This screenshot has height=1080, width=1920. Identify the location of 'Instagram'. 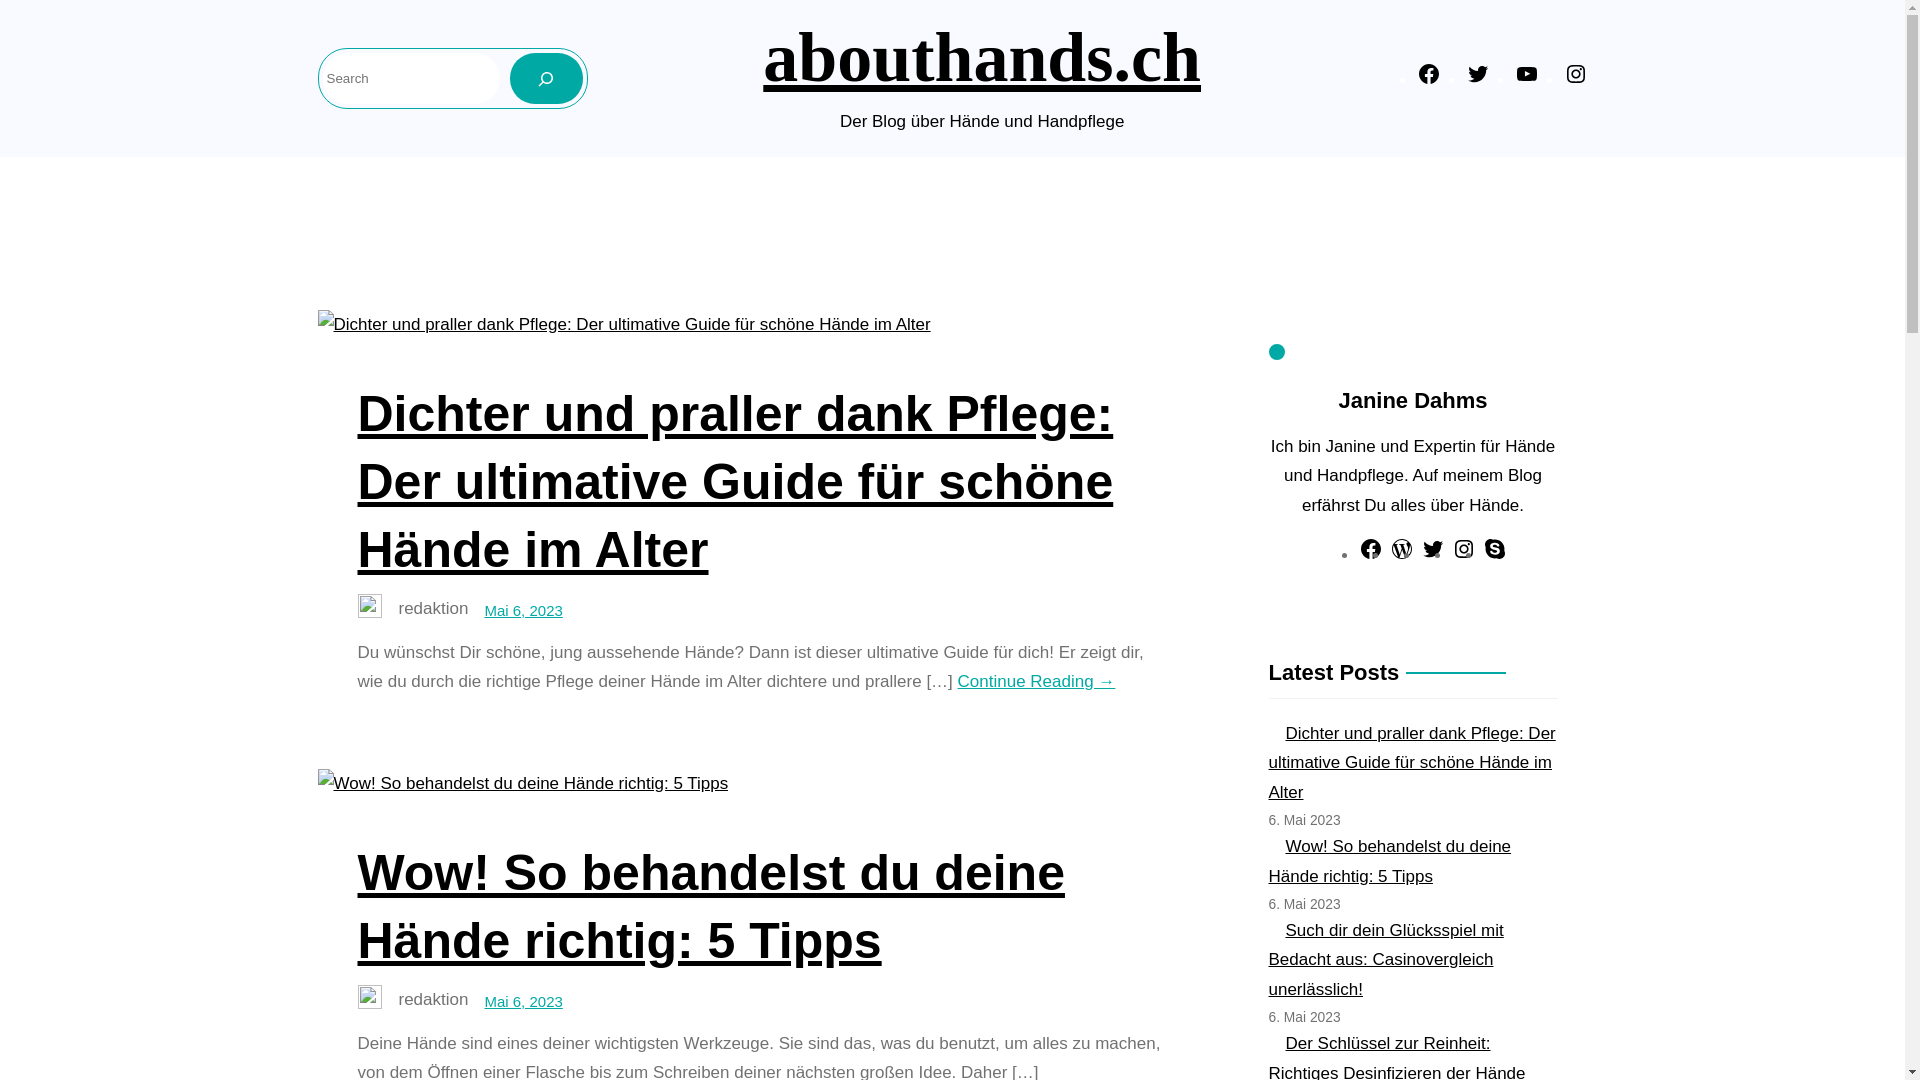
(1563, 79).